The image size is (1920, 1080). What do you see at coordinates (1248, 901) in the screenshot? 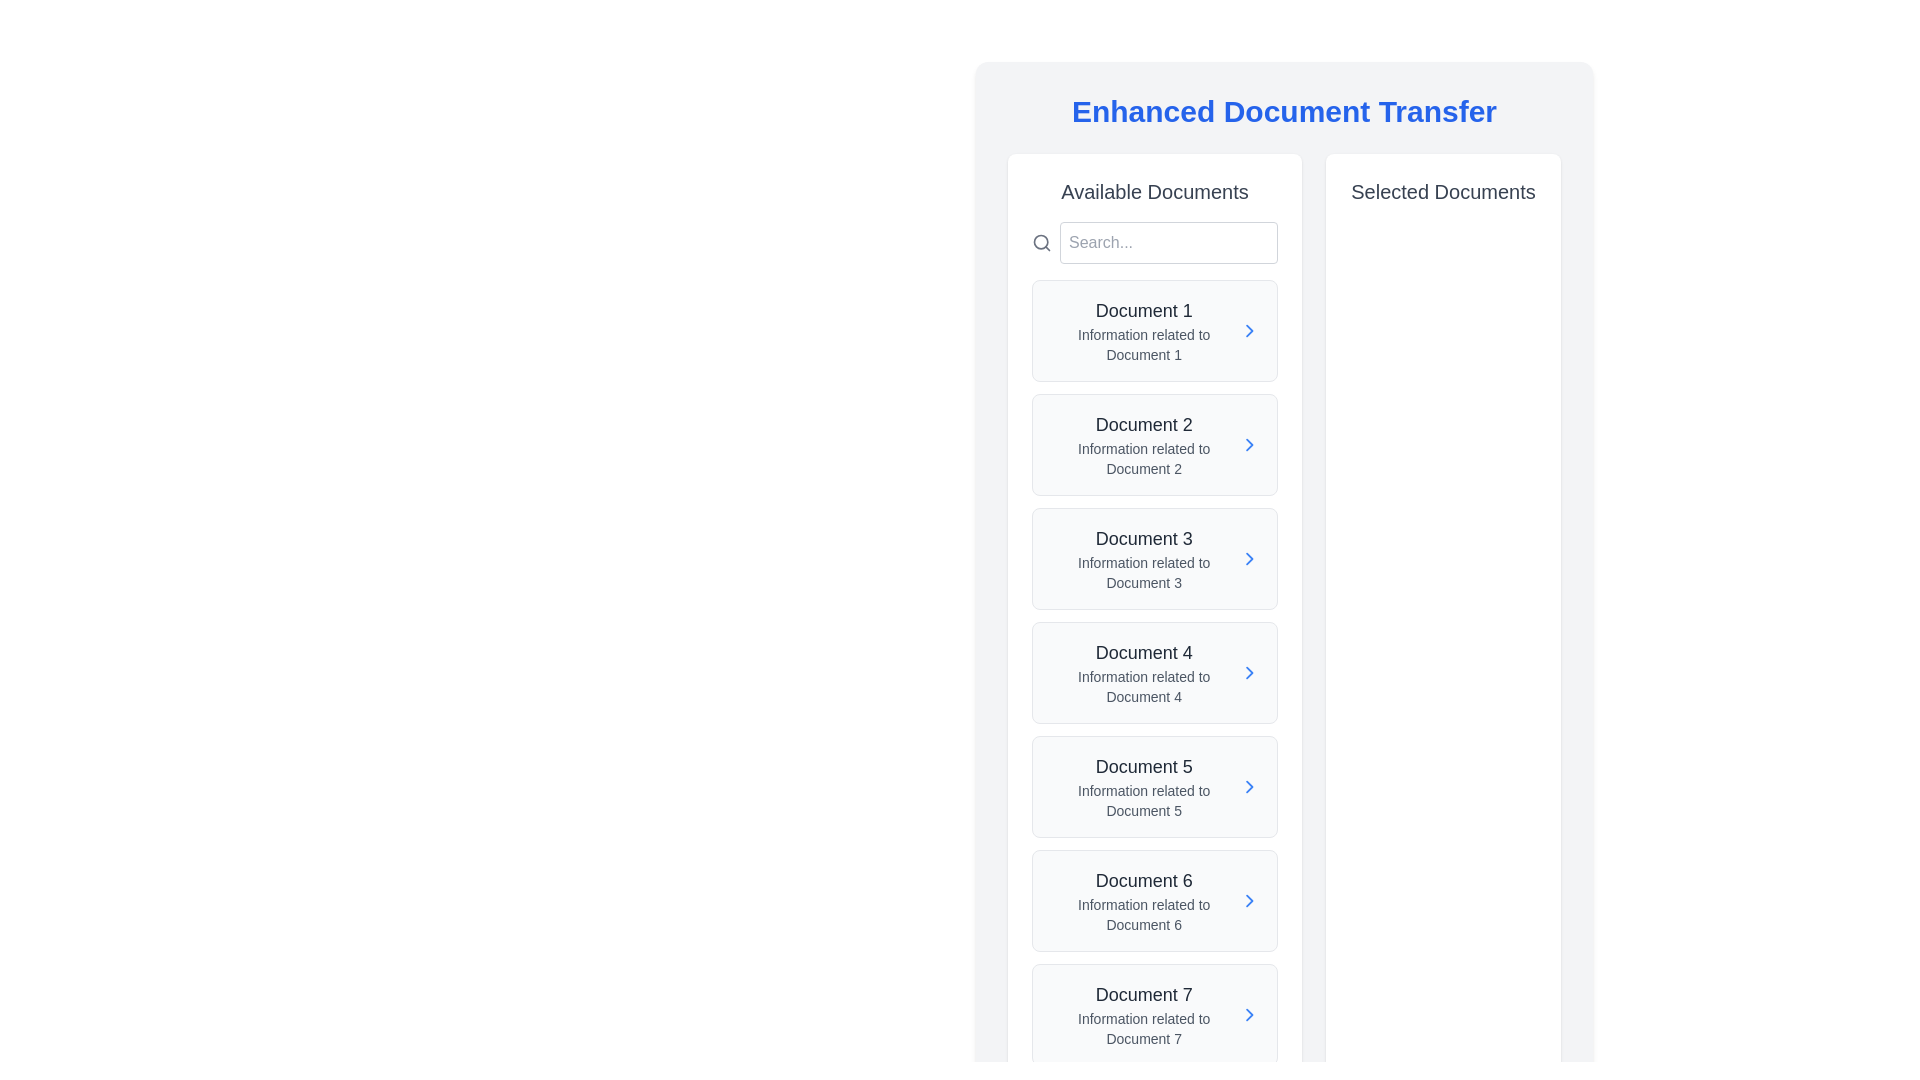
I see `the right-pointing chevron icon within the 'Document 6' list item` at bounding box center [1248, 901].